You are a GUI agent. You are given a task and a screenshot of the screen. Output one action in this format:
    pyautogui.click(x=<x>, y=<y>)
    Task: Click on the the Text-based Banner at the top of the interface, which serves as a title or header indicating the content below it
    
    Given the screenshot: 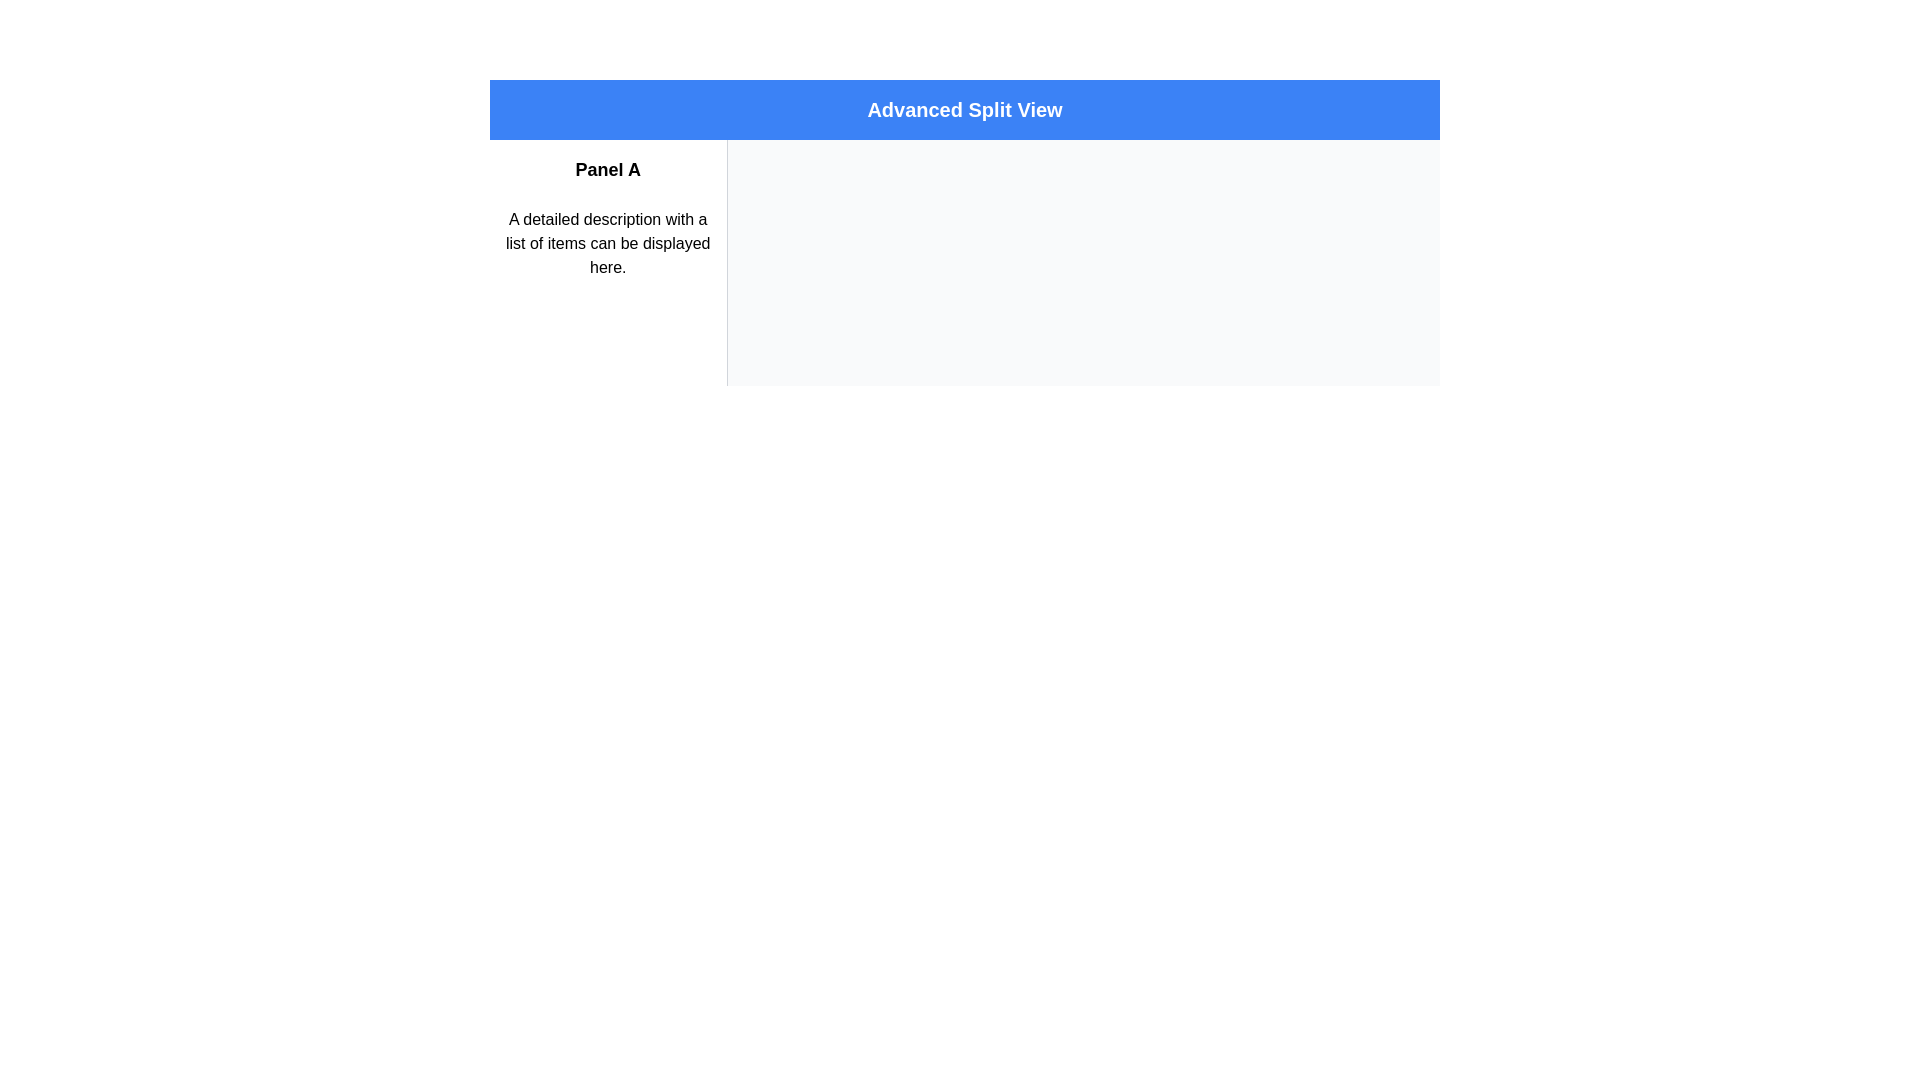 What is the action you would take?
    pyautogui.click(x=964, y=110)
    